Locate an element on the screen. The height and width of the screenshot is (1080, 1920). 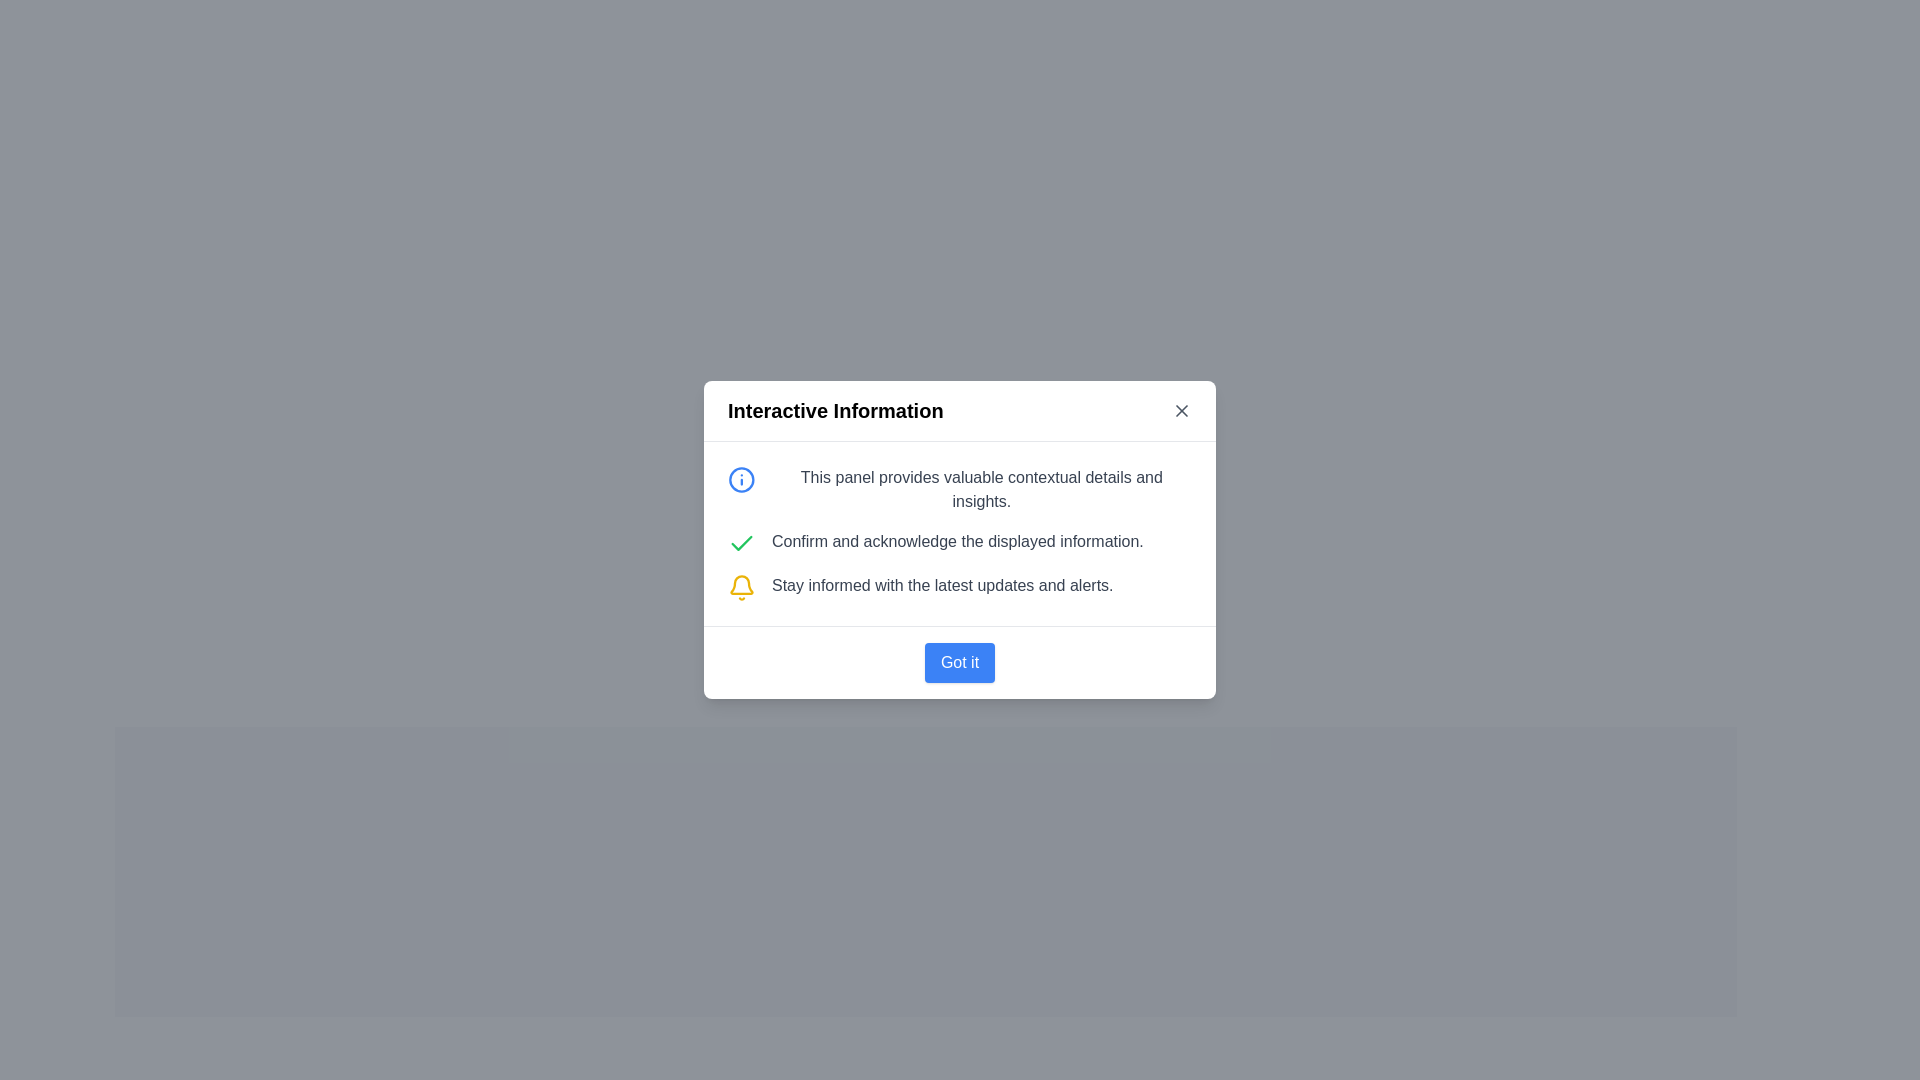
informative text block located at the bottom of the displayed panel, specifically the third information row, which includes a bell icon indicating alerts is located at coordinates (960, 586).